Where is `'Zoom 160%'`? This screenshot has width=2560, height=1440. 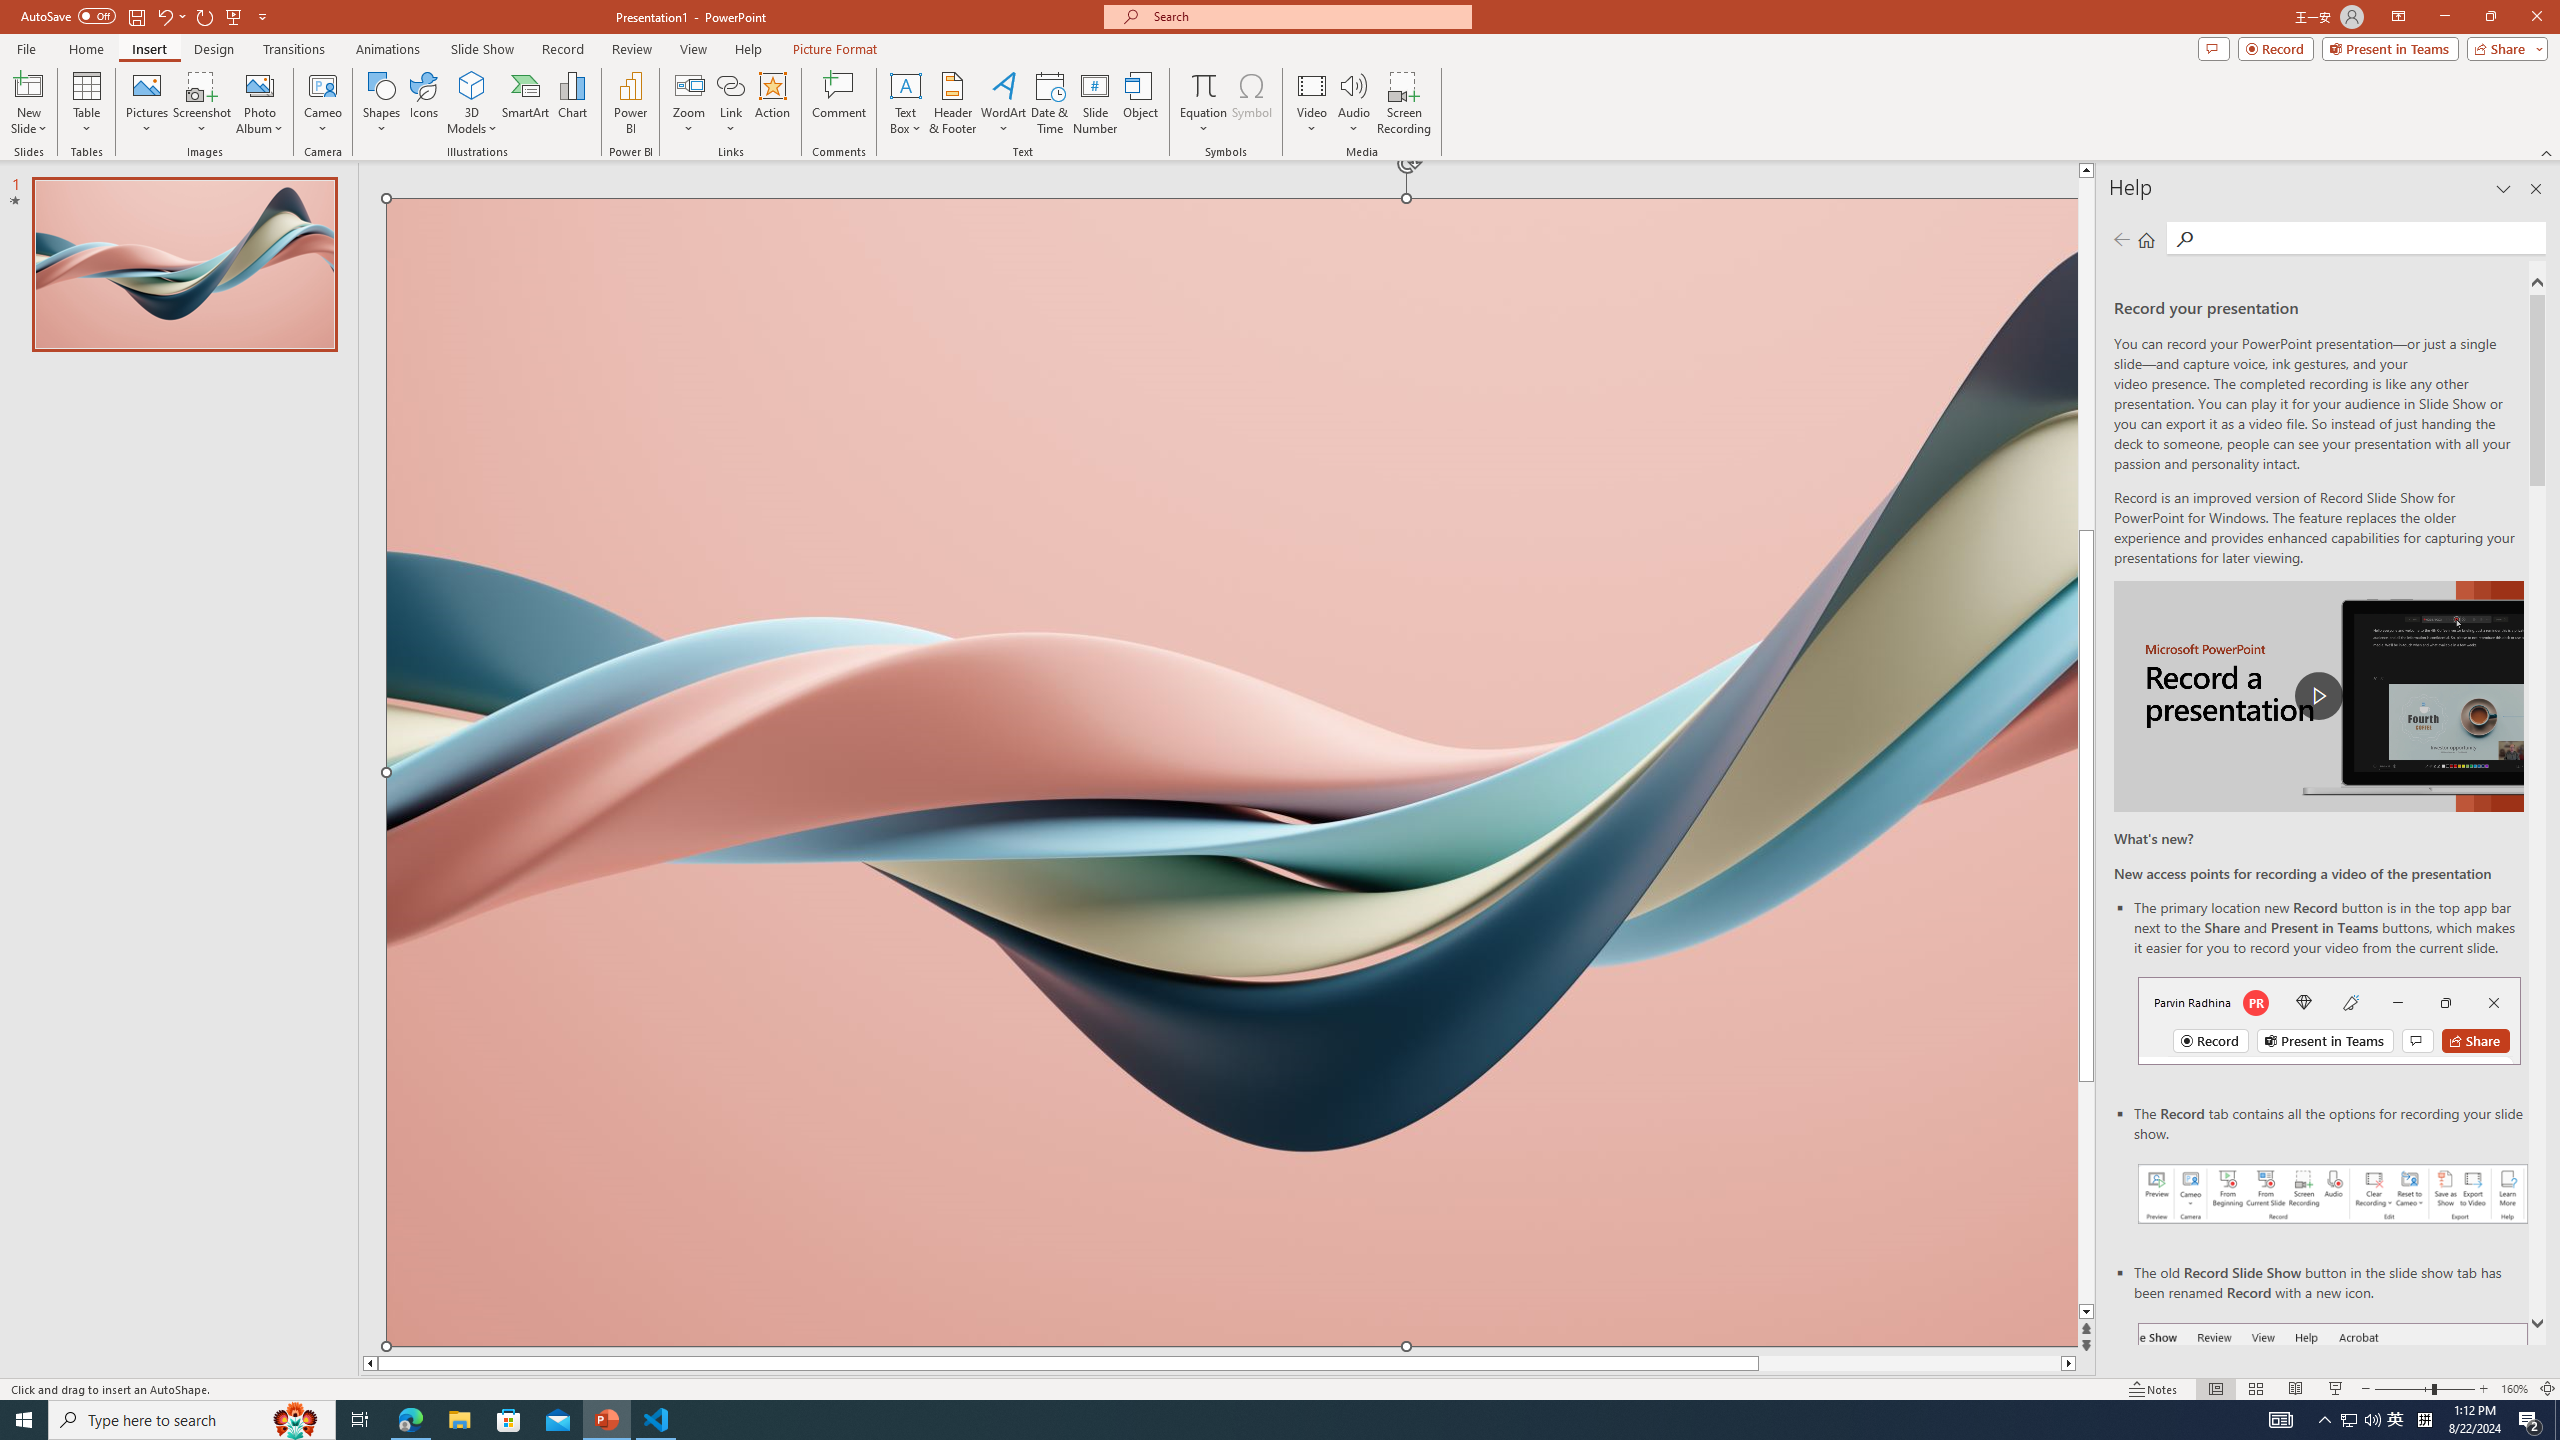
'Zoom 160%' is located at coordinates (2515, 1389).